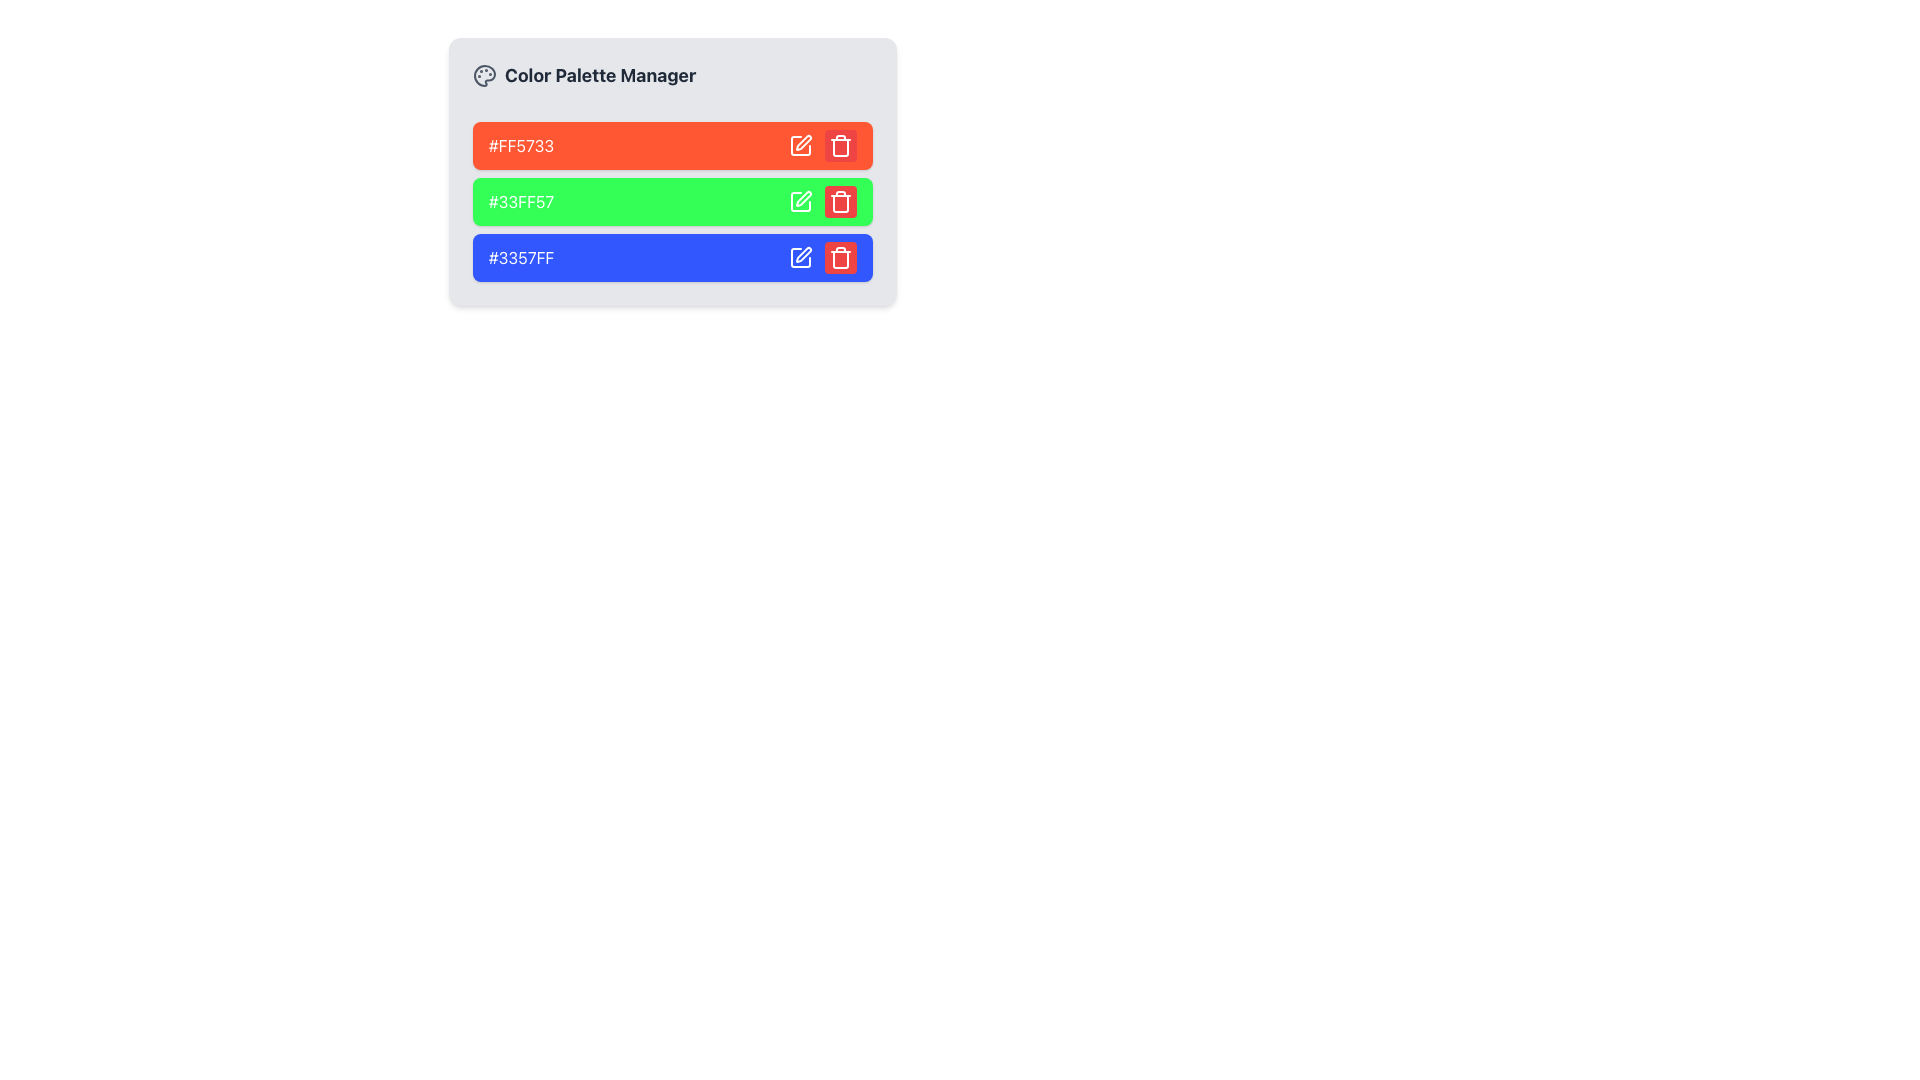 The height and width of the screenshot is (1080, 1920). Describe the element at coordinates (840, 201) in the screenshot. I see `the delete button with a trash icon, which is the rightmost icon adjacent to the green row labeled '#33FF57' to observe its hover effects` at that location.